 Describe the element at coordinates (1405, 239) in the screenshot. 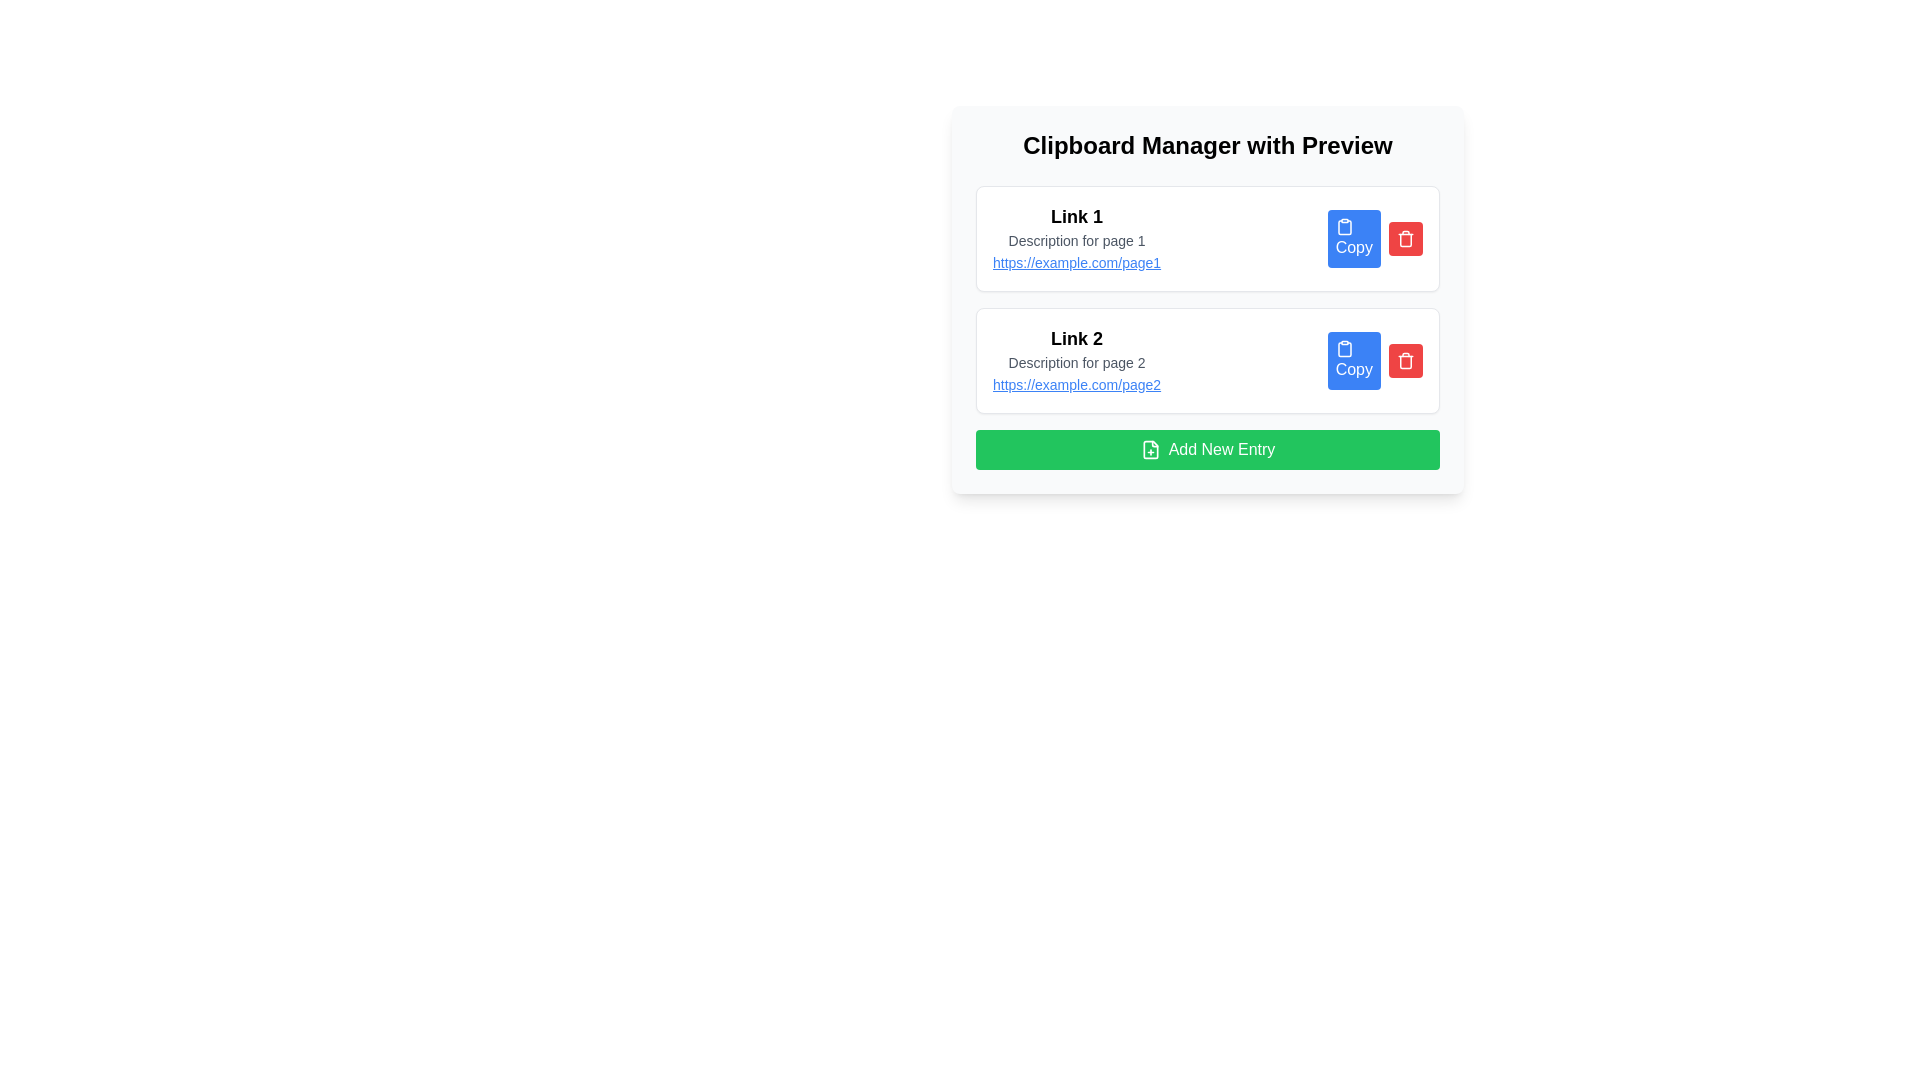

I see `the trash bin icon located adjacent to the link entry` at that location.